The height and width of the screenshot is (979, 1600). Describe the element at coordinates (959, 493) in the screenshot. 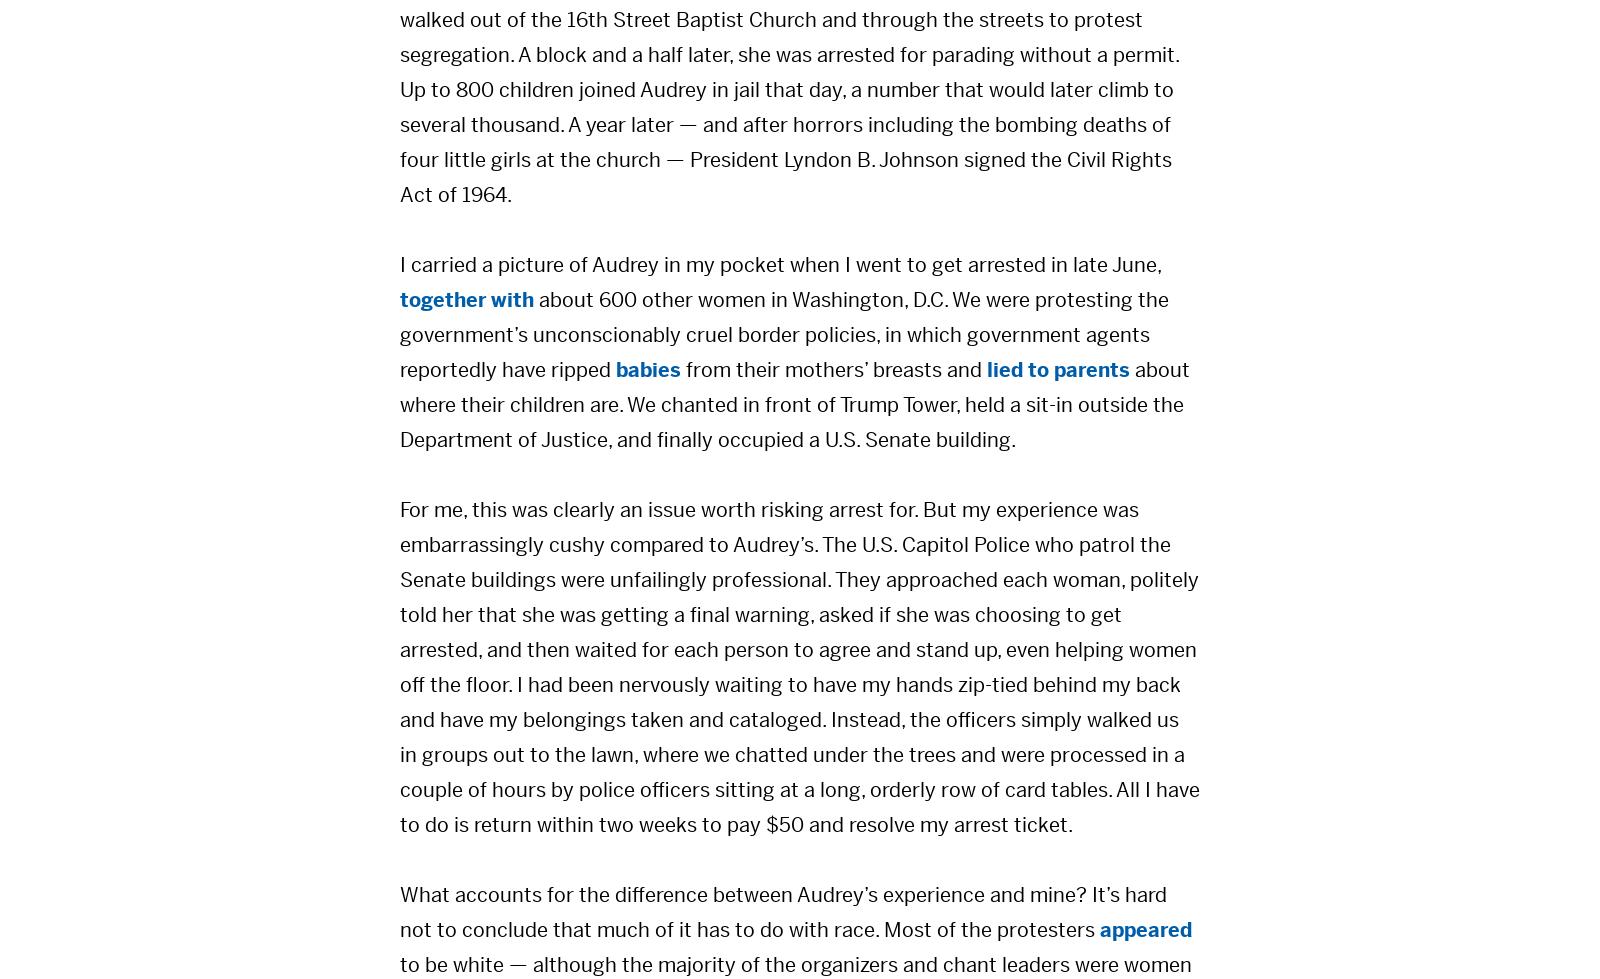

I see `'About'` at that location.